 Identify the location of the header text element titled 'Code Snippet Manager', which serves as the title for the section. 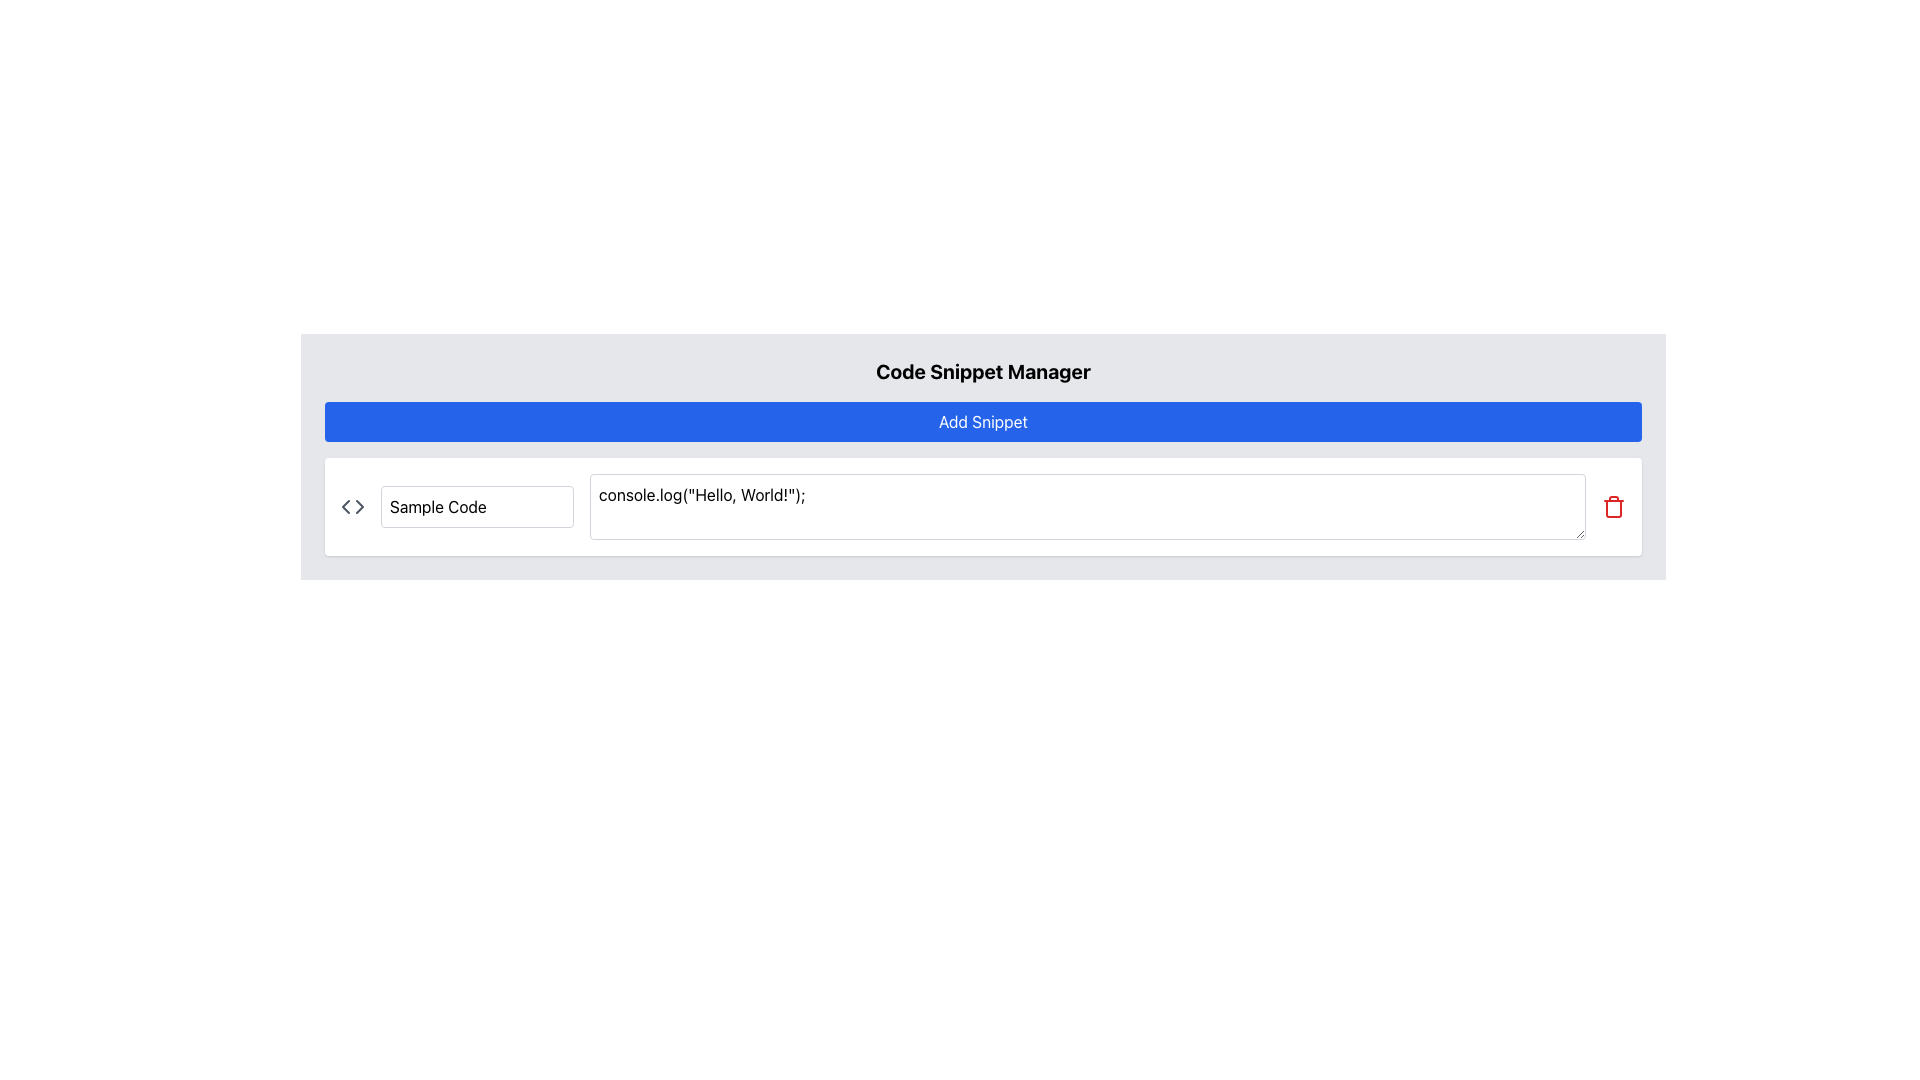
(983, 371).